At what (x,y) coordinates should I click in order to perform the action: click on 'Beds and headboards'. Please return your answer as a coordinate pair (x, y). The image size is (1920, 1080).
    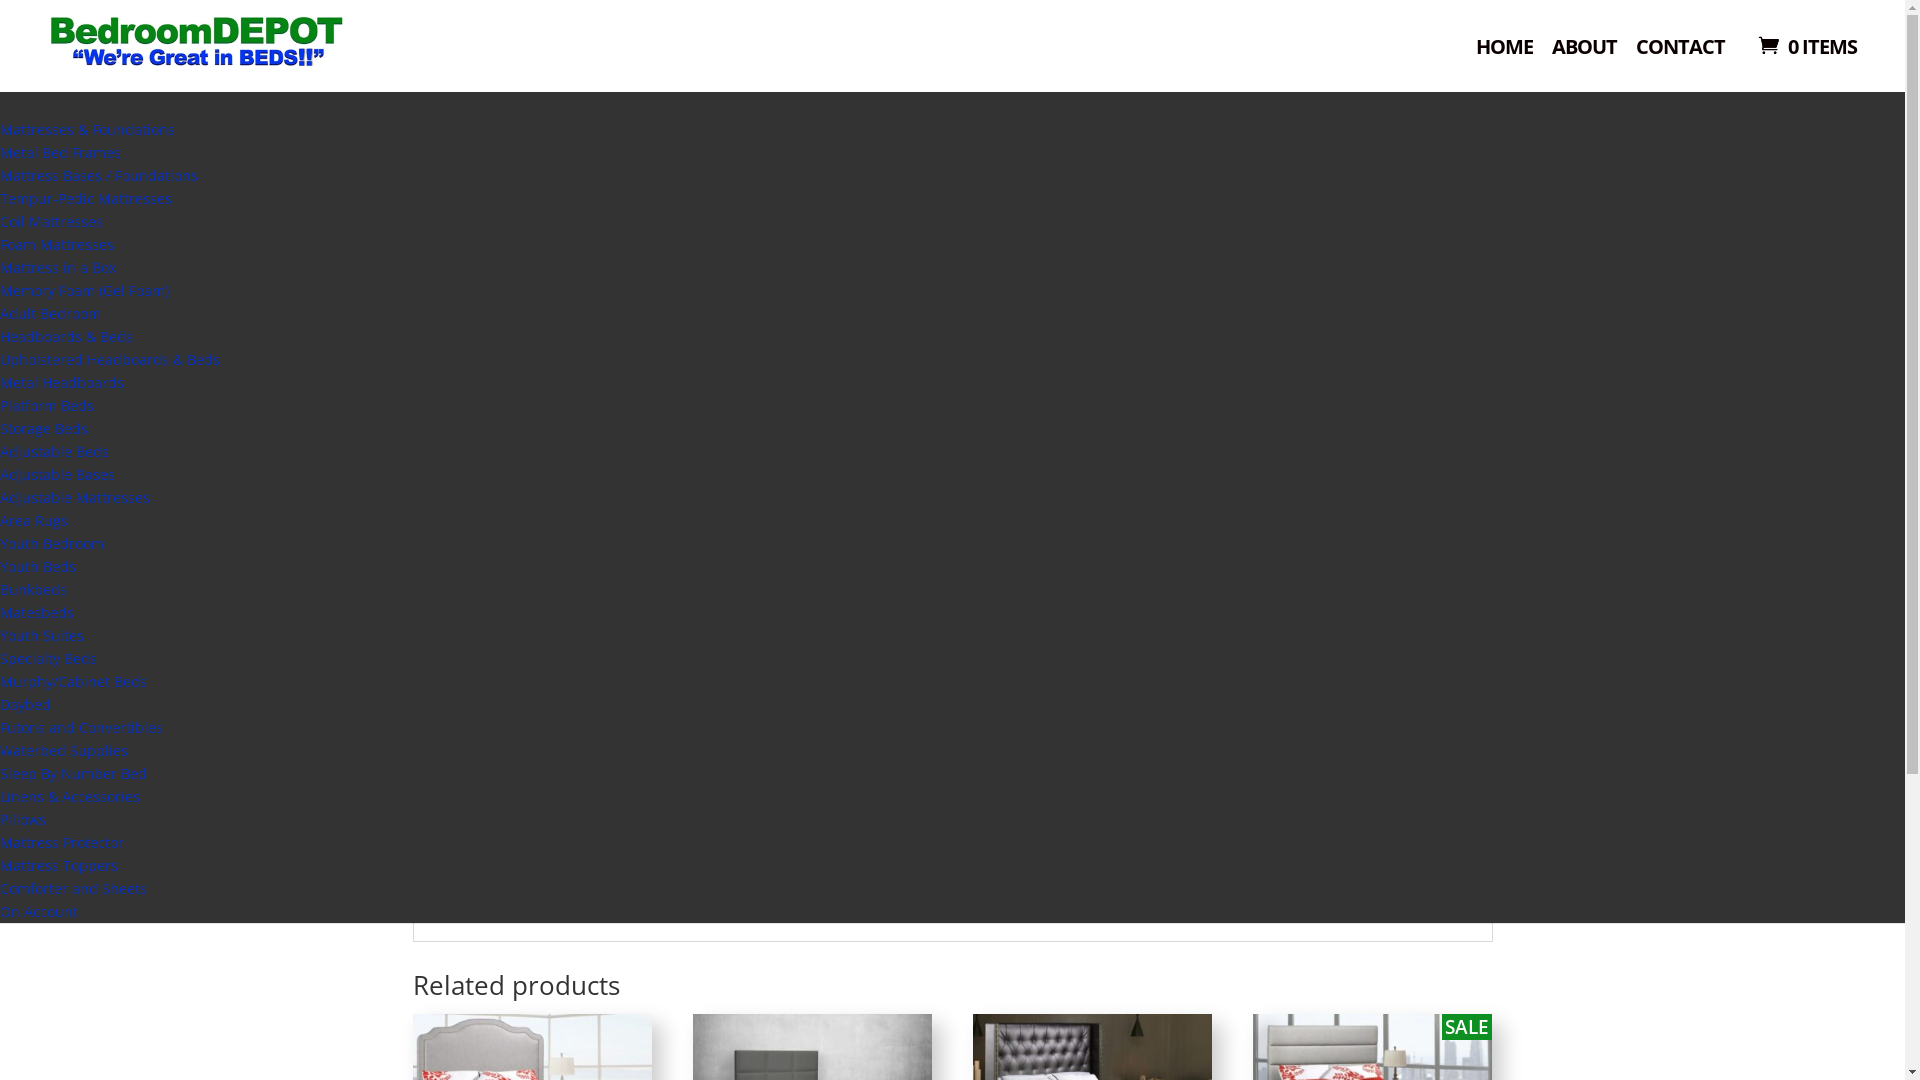
    Looking at the image, I should click on (524, 188).